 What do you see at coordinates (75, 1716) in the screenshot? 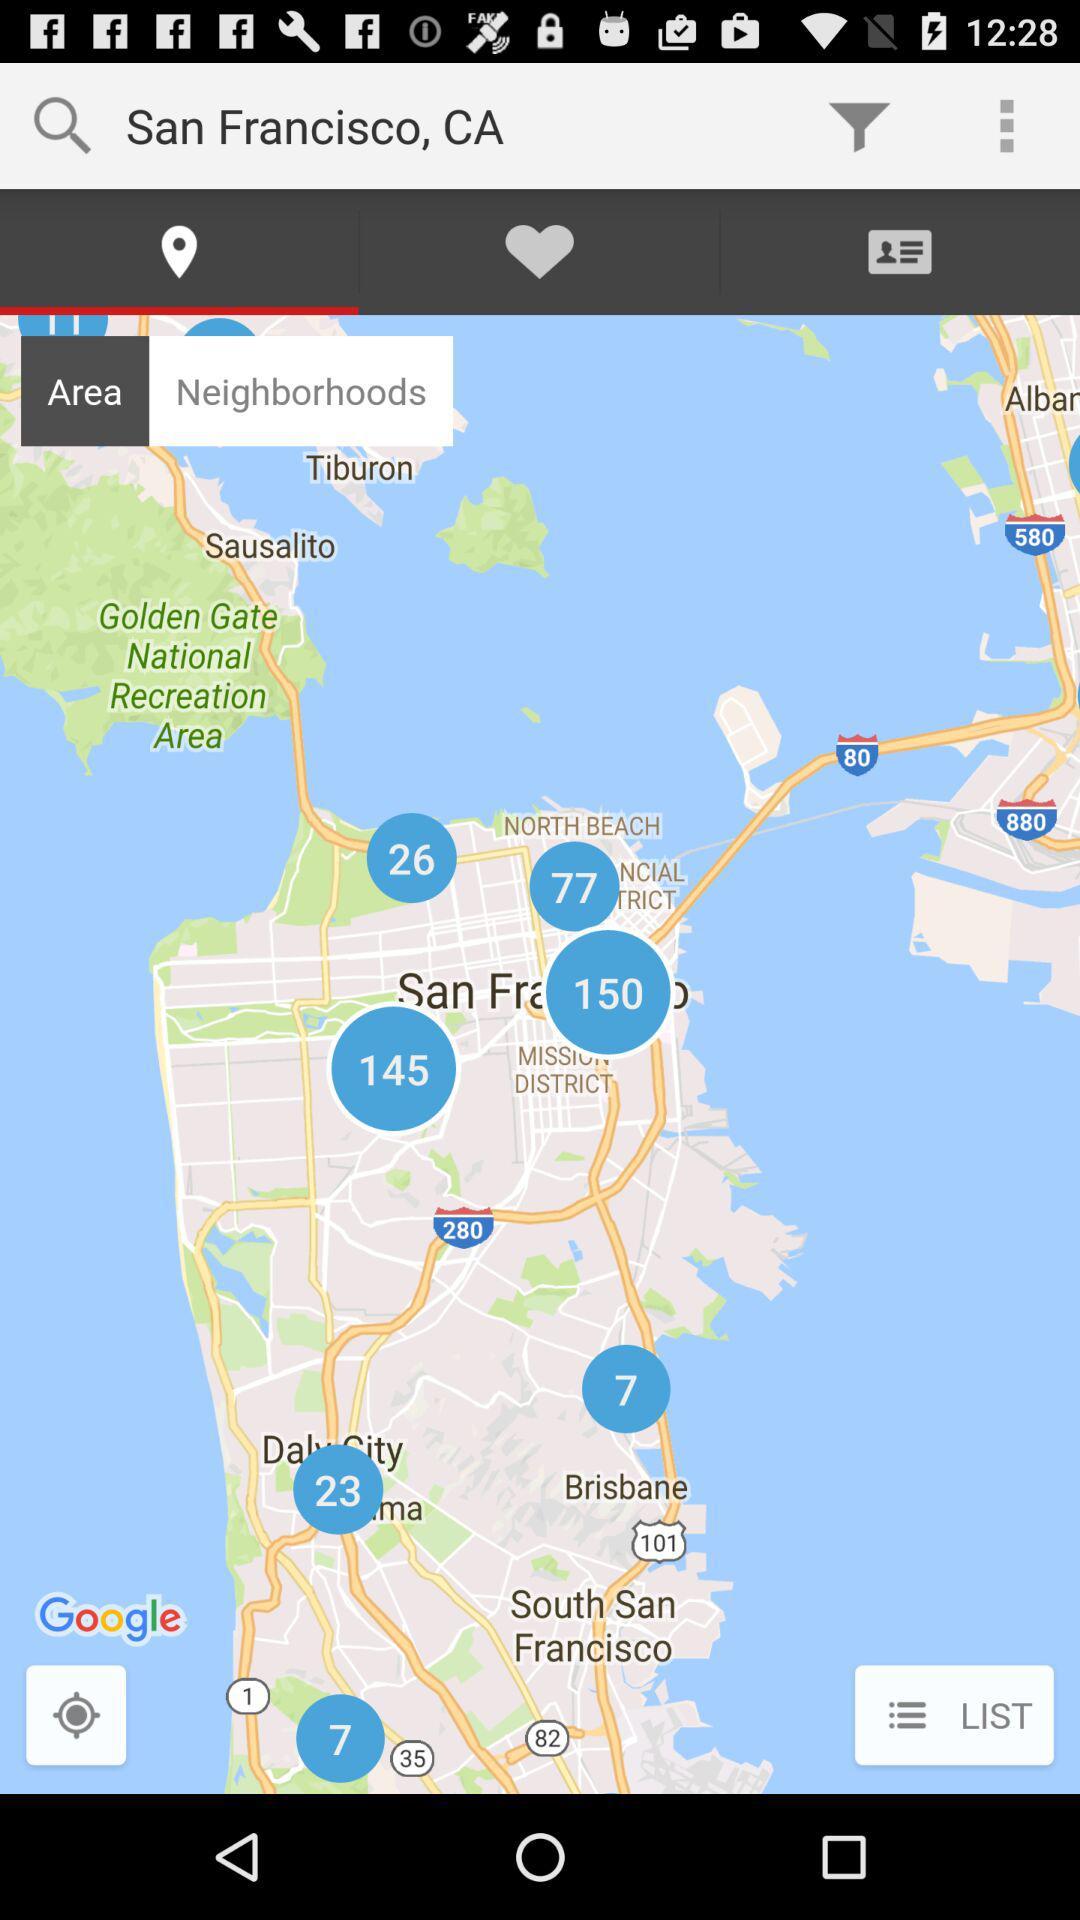
I see `current location` at bounding box center [75, 1716].